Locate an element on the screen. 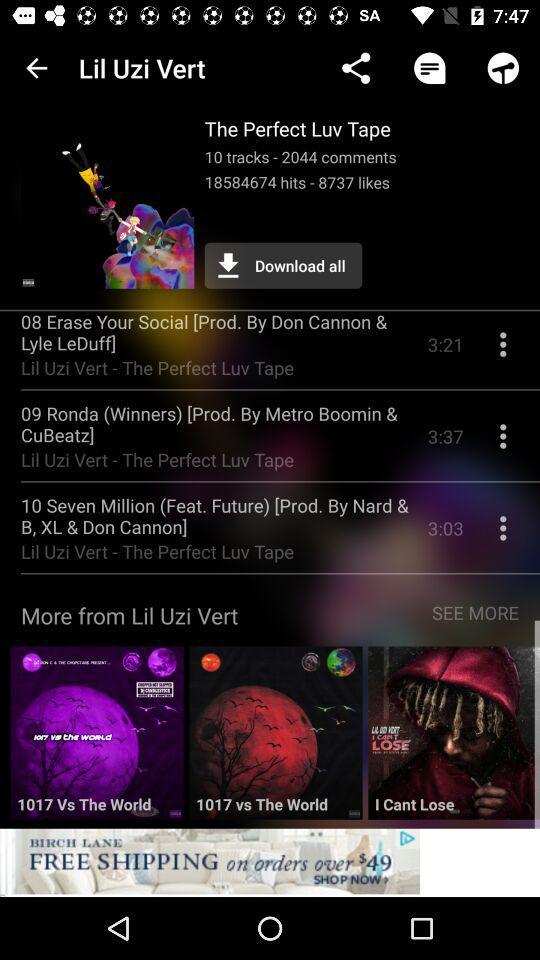 This screenshot has width=540, height=960. more options is located at coordinates (502, 534).